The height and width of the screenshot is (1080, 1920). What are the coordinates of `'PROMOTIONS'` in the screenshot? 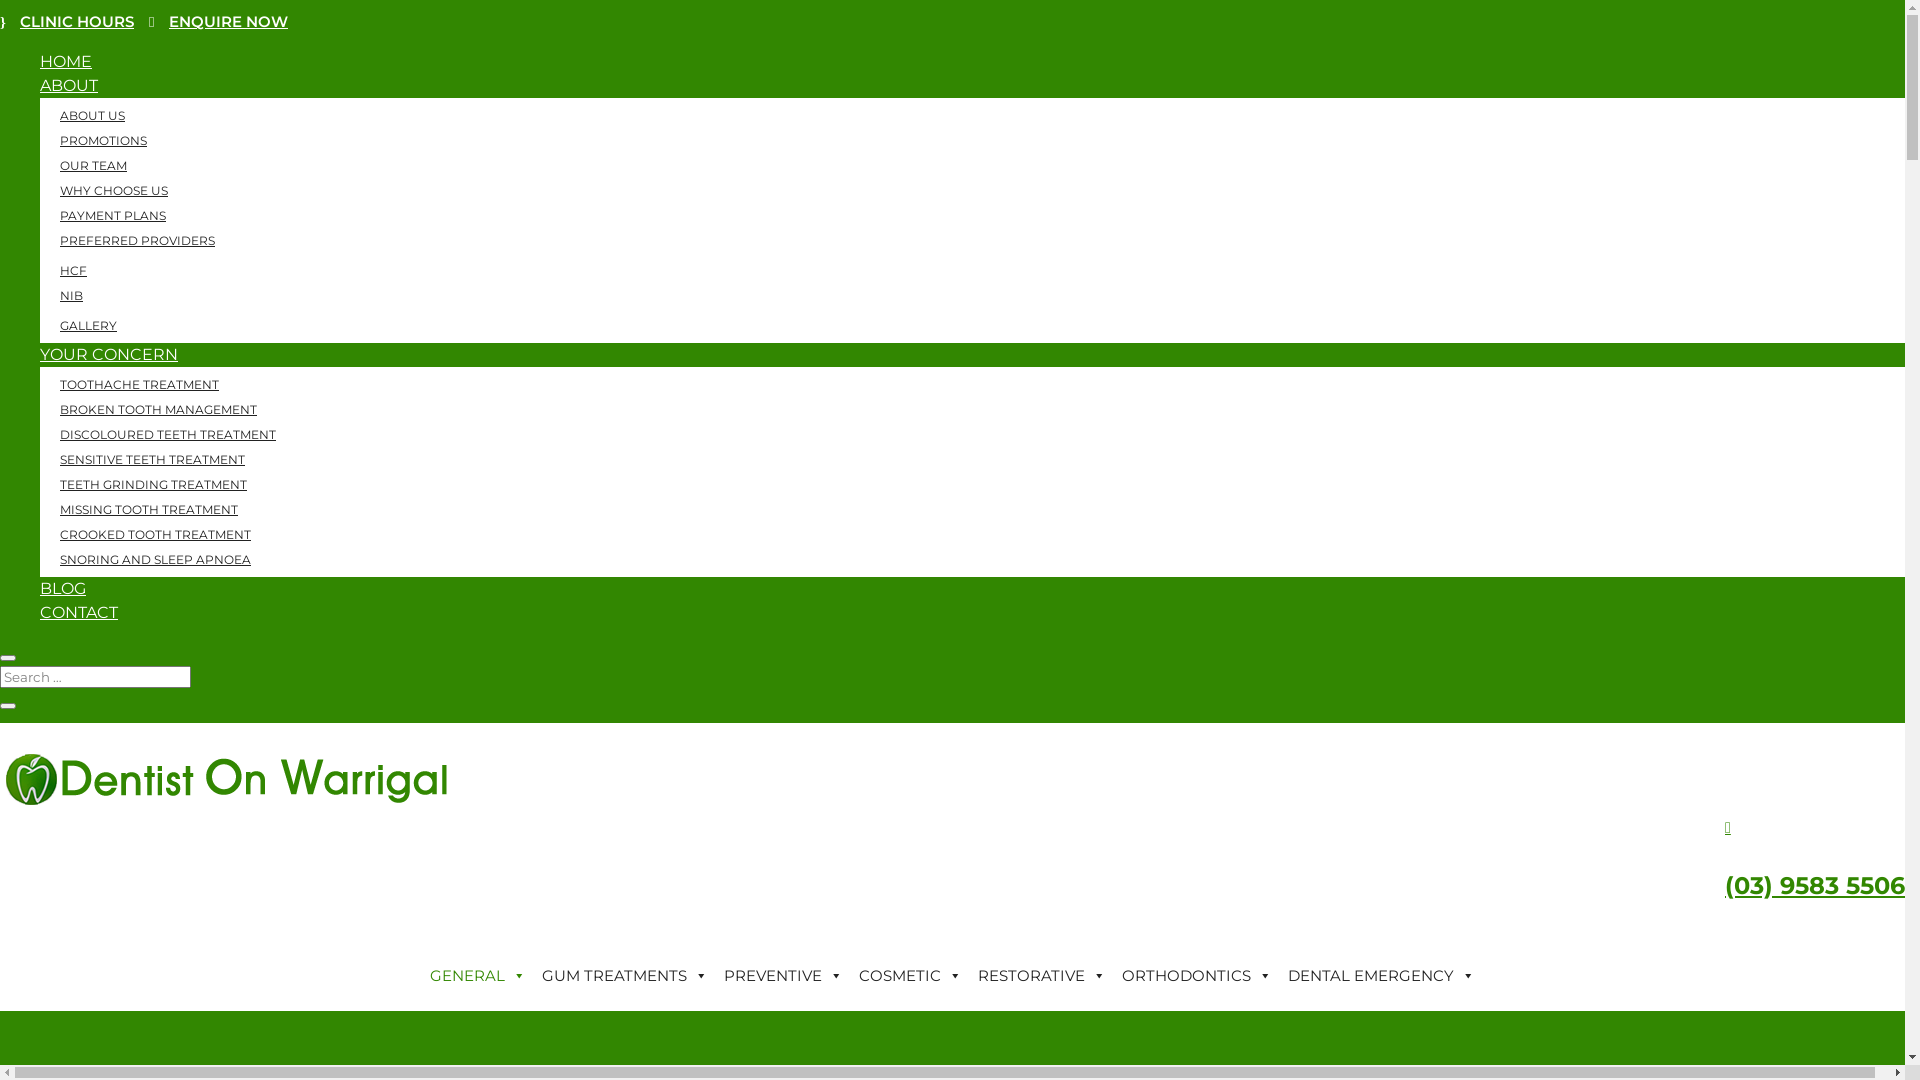 It's located at (102, 139).